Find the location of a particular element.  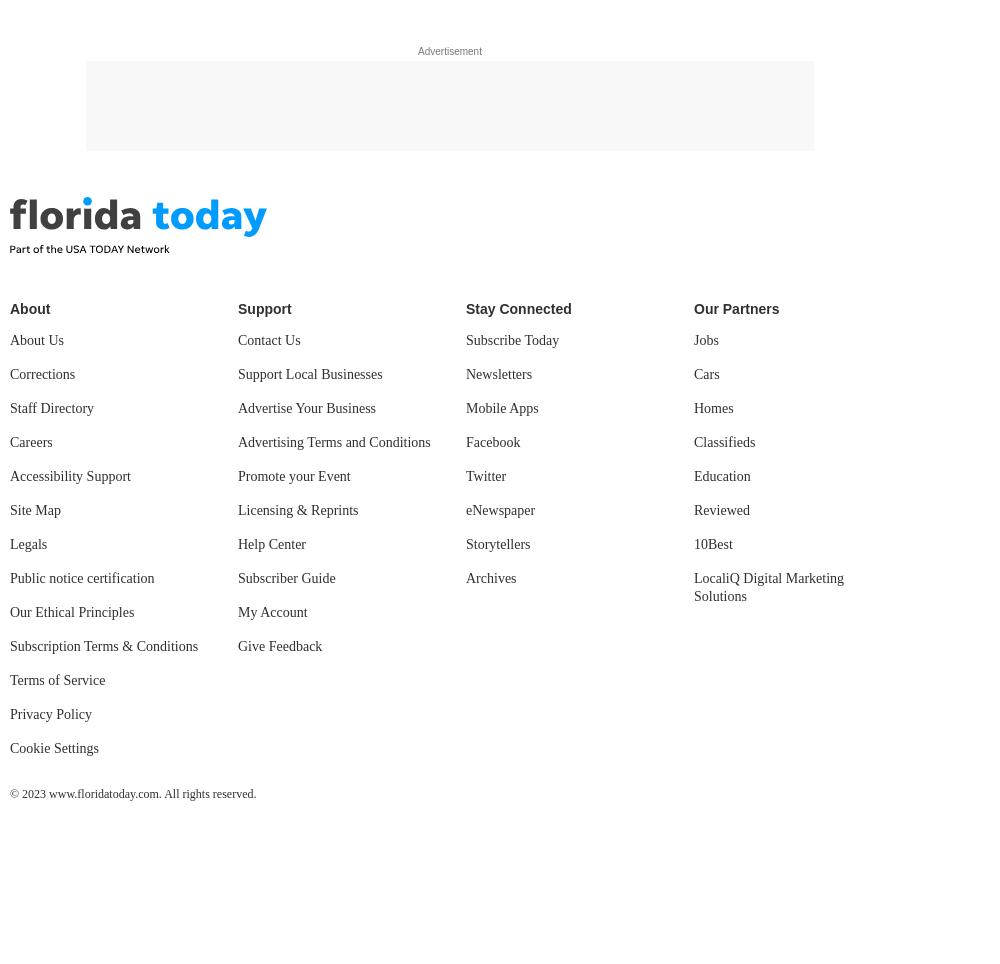

'Cars' is located at coordinates (705, 374).